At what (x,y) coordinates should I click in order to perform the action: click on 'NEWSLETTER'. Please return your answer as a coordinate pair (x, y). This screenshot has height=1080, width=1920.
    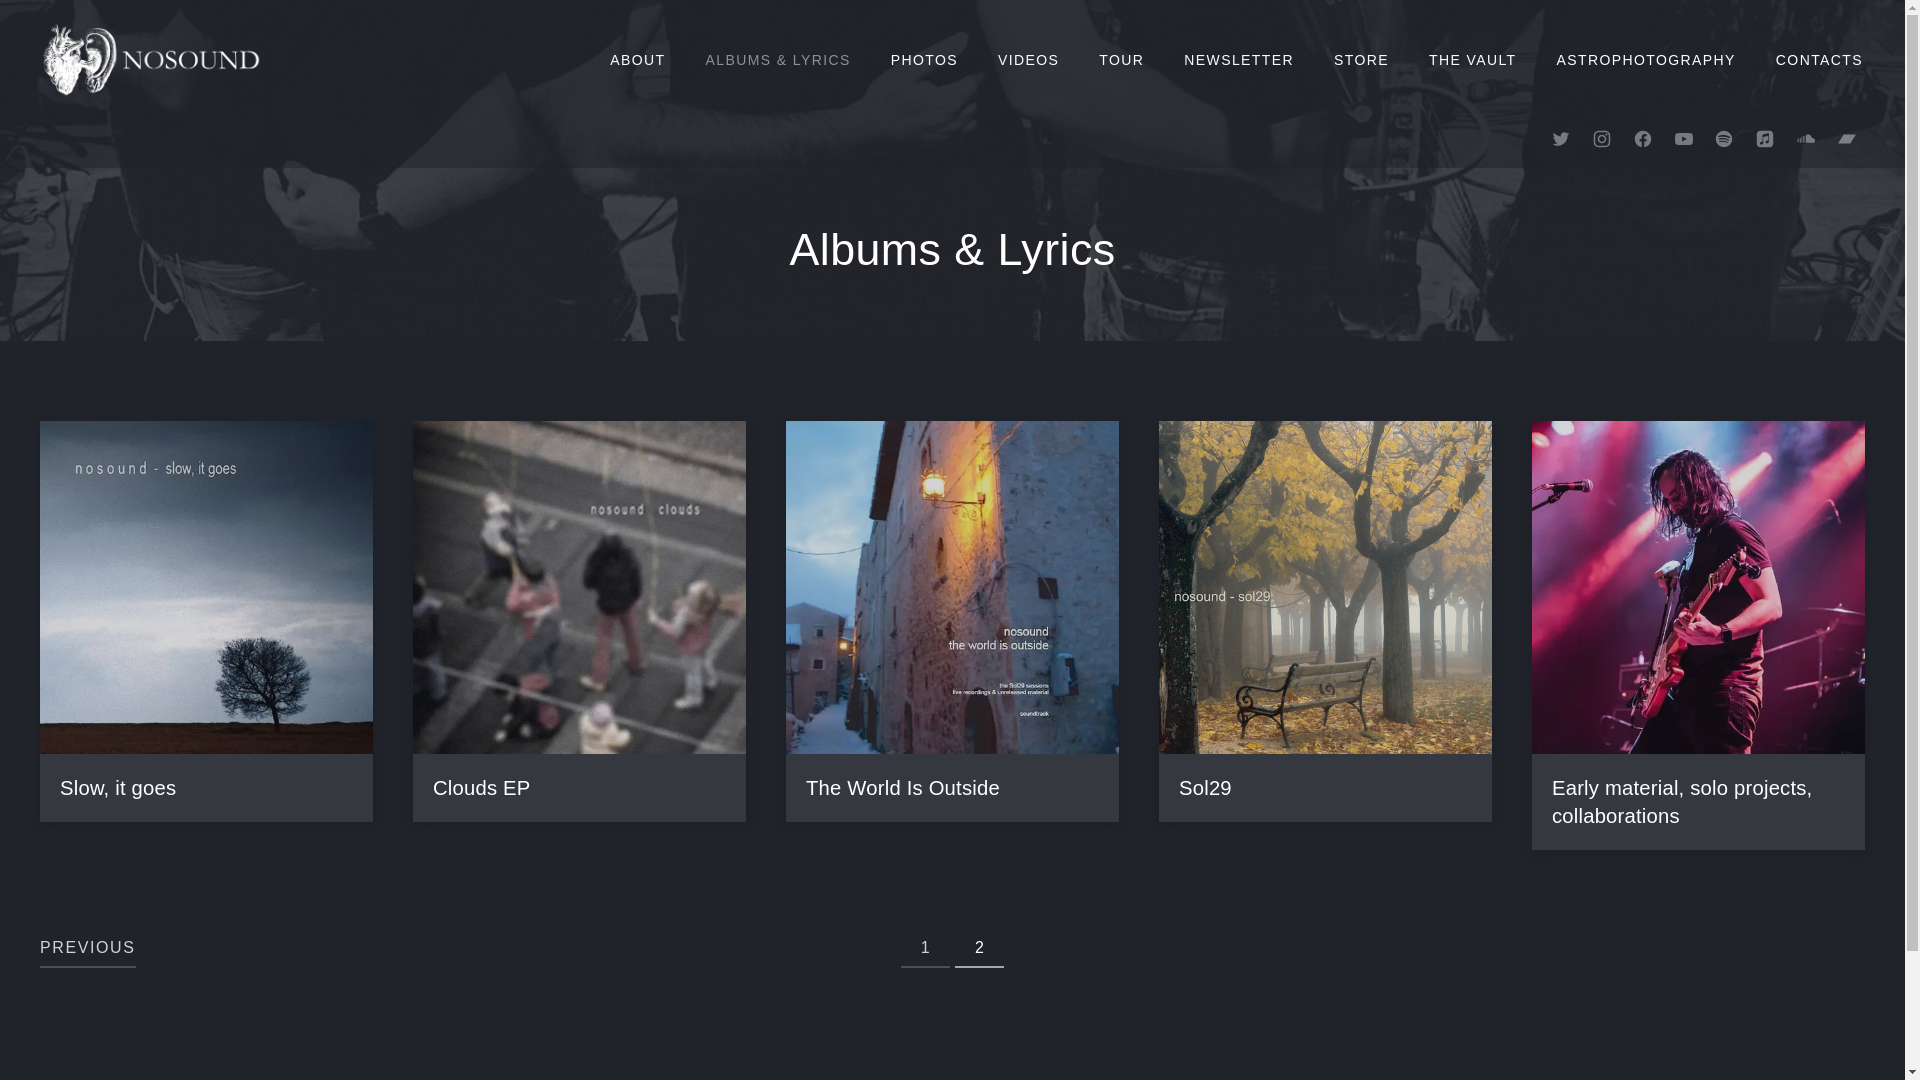
    Looking at the image, I should click on (1163, 59).